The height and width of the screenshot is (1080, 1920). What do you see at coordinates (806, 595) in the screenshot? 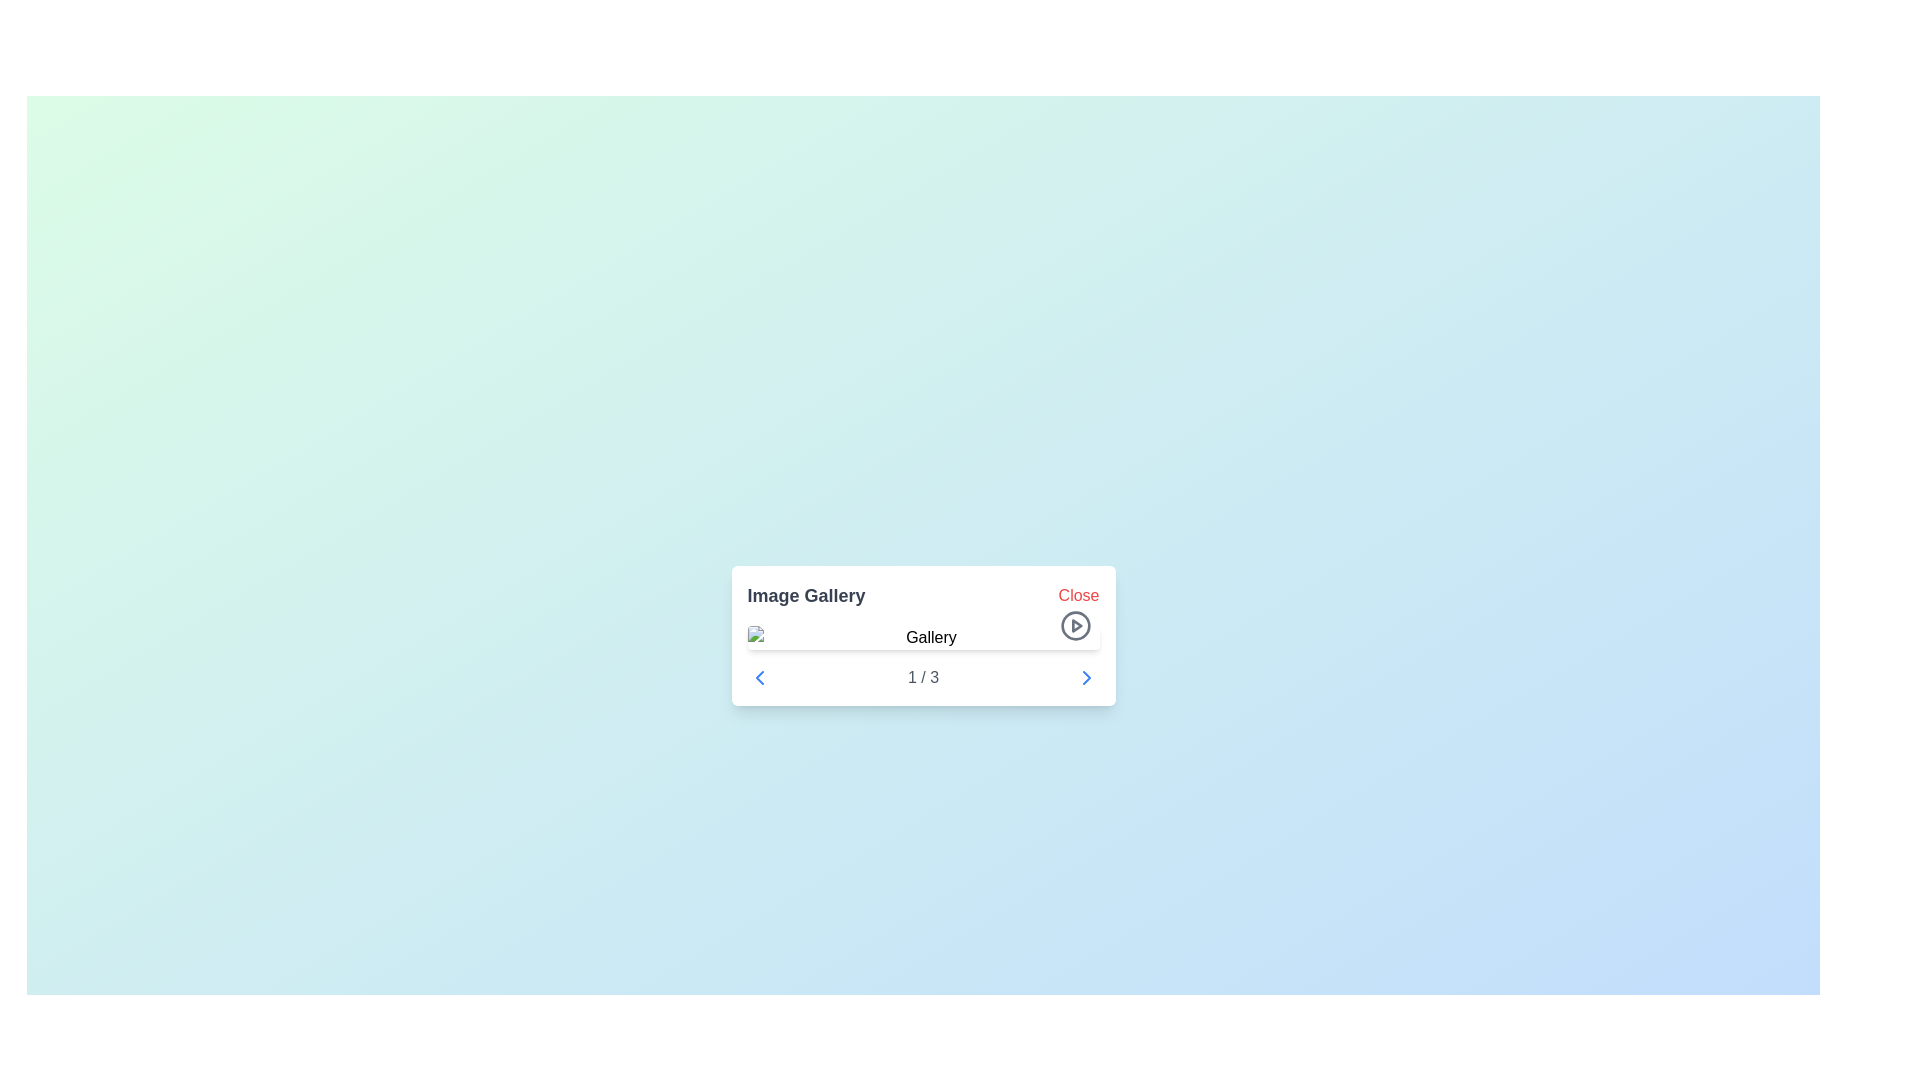
I see `the 'Image Gallery' text label, which is bold and large-sized, displayed in gray on a white background, serving as a section title` at bounding box center [806, 595].